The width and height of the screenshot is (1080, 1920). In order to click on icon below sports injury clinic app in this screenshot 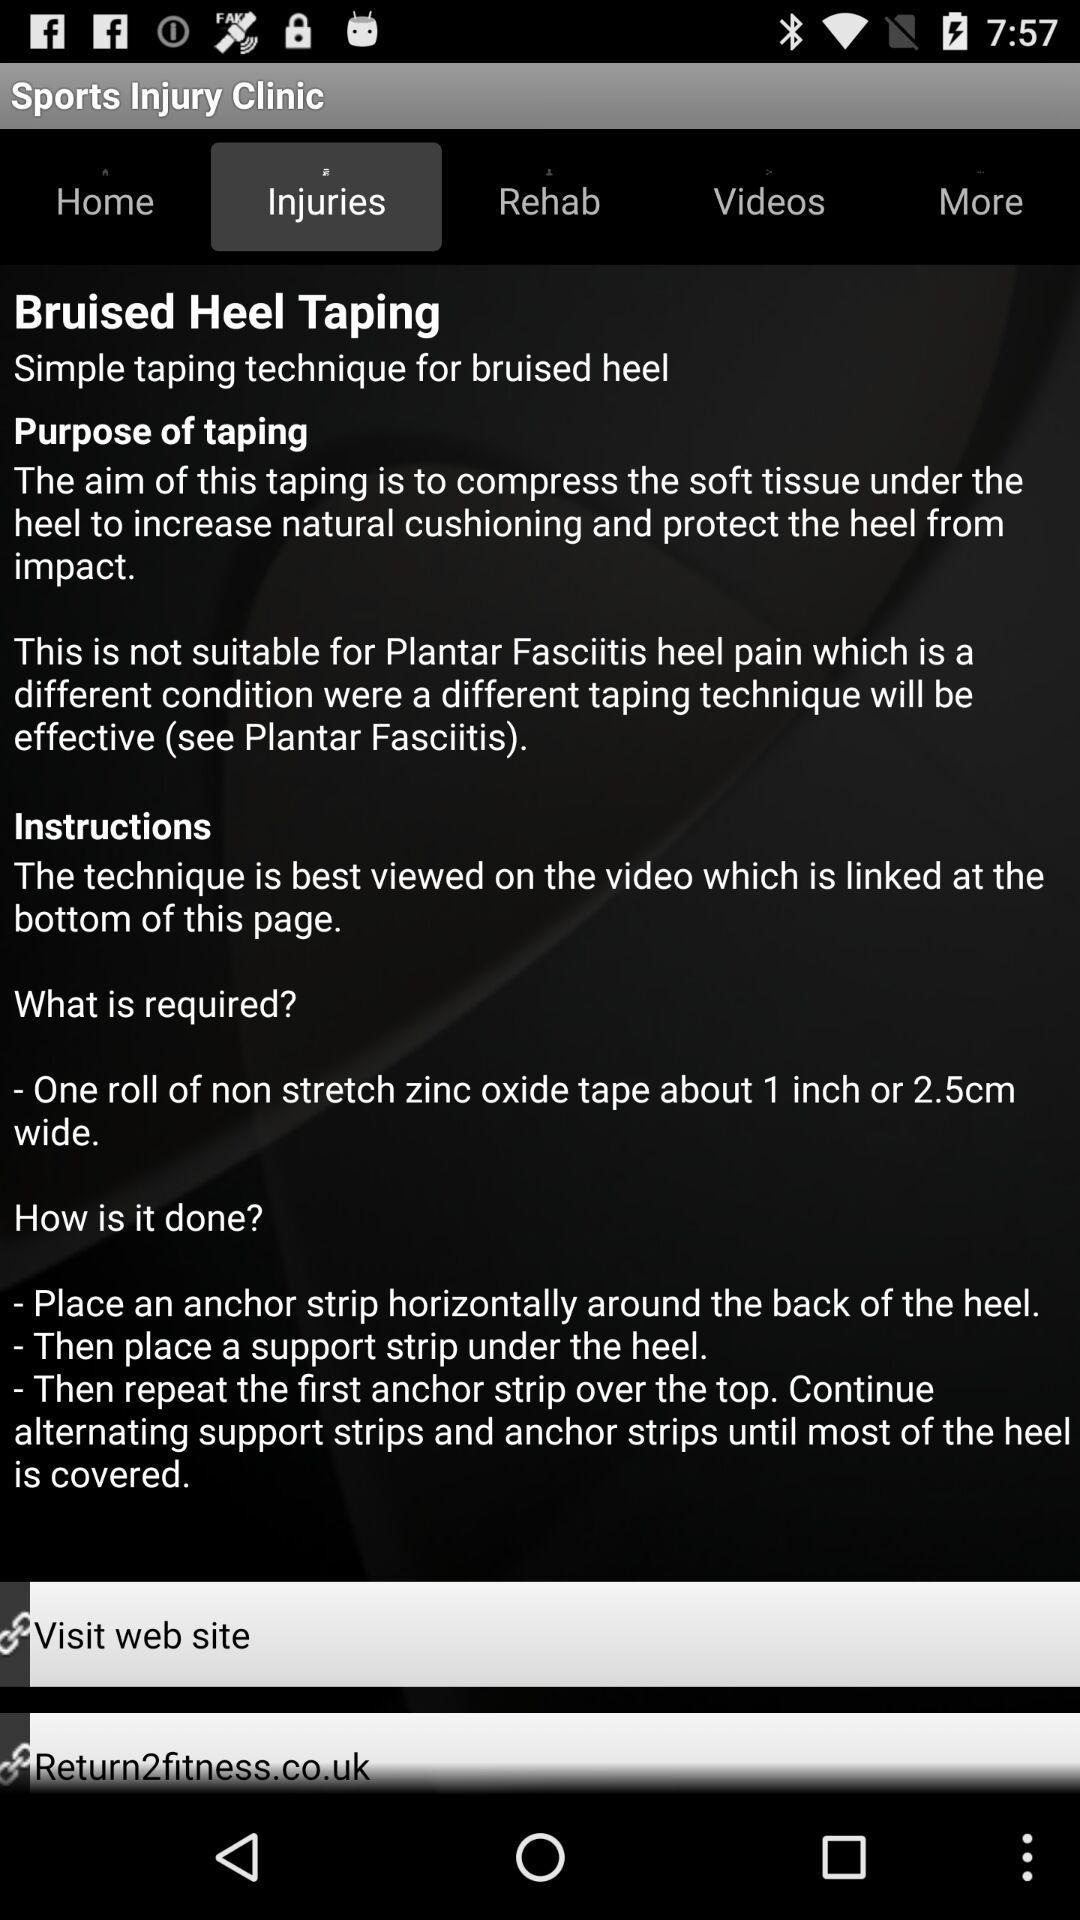, I will do `click(979, 196)`.